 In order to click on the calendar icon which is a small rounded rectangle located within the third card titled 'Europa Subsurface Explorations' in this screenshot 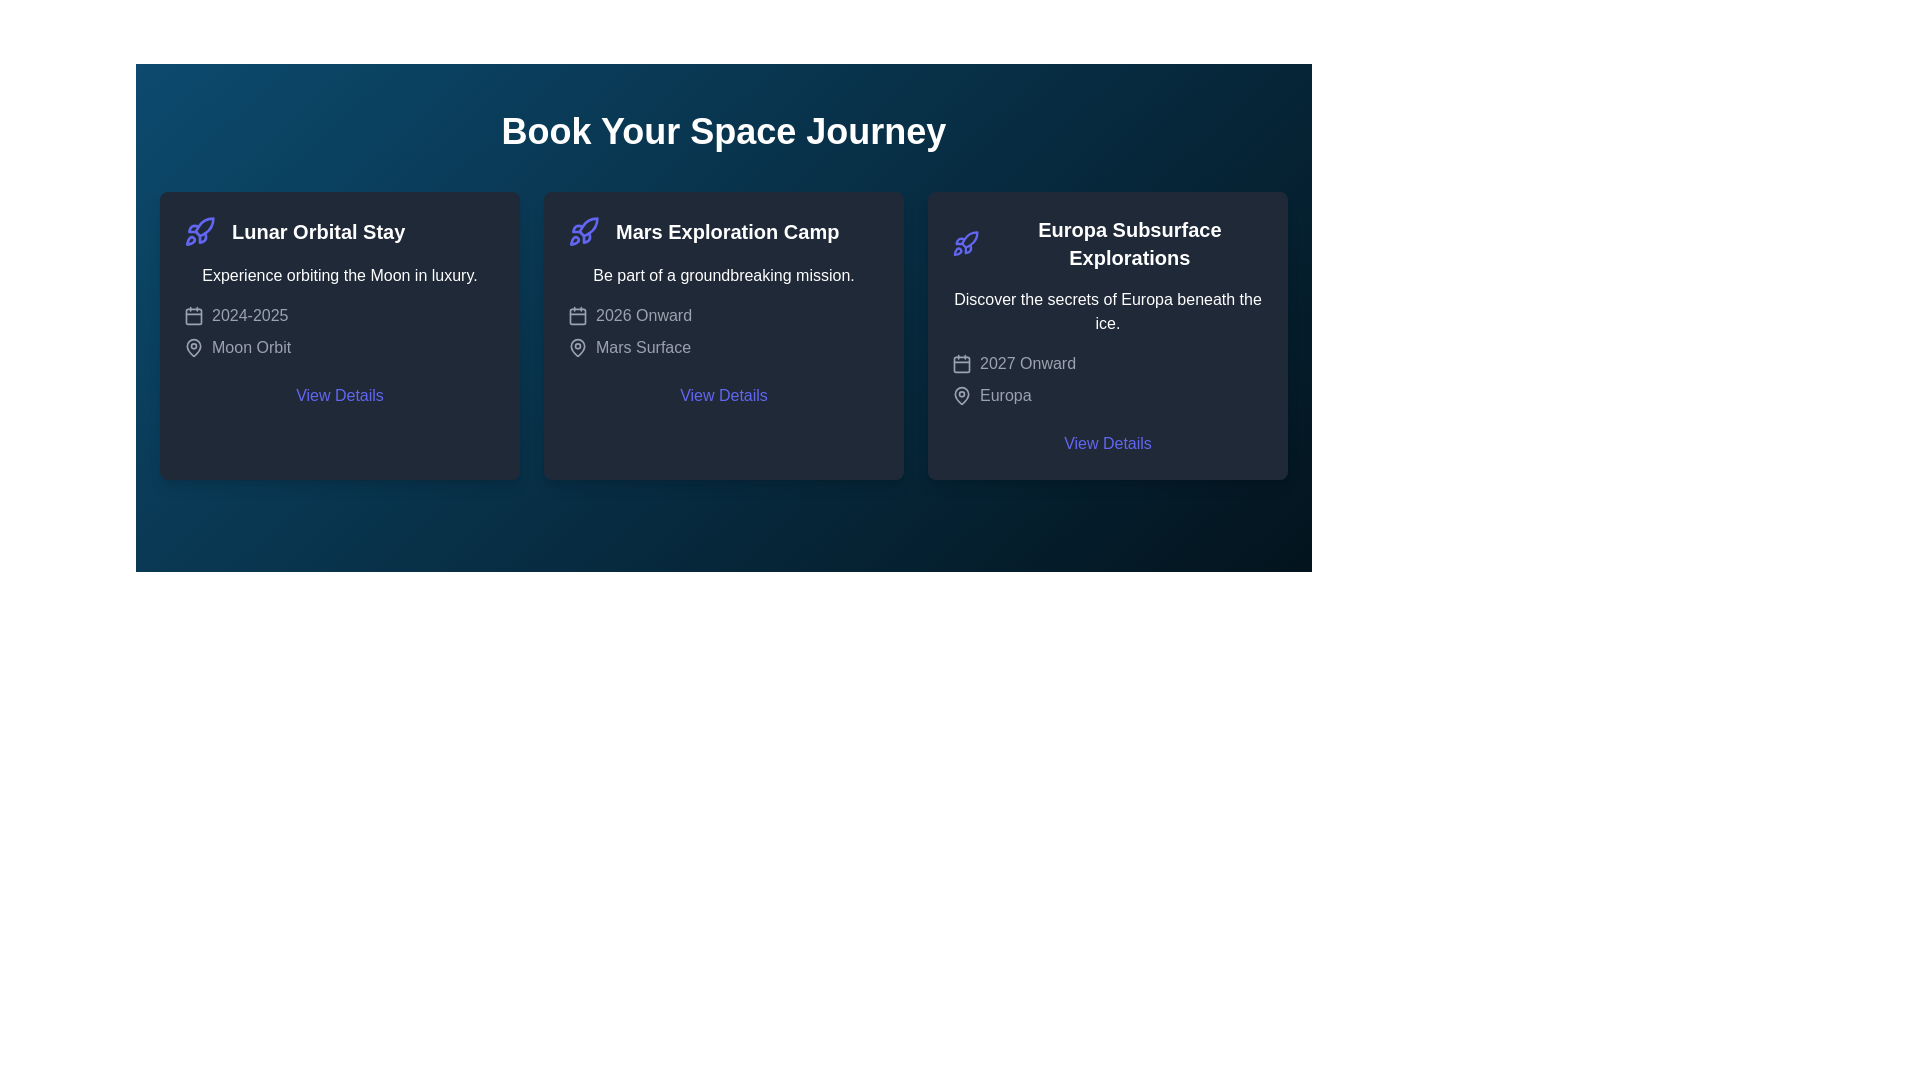, I will do `click(961, 363)`.